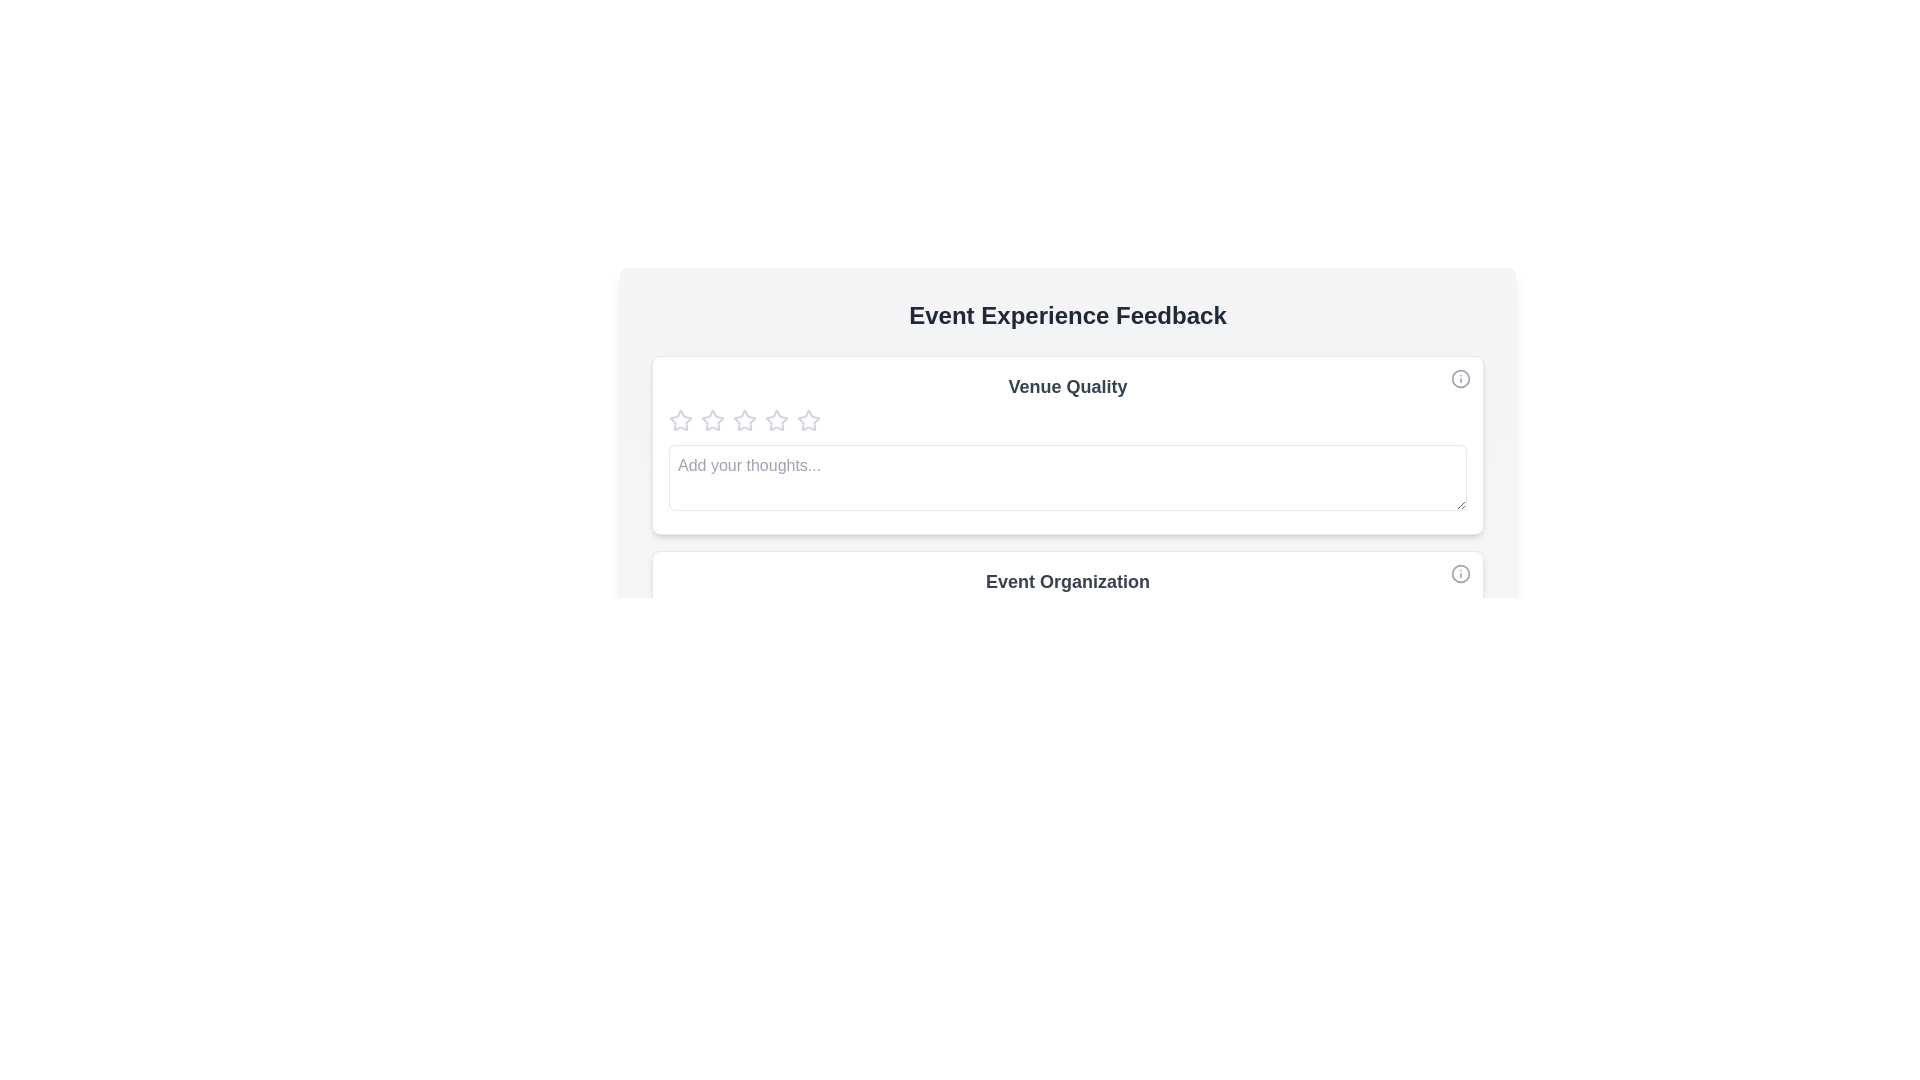 This screenshot has height=1080, width=1920. What do you see at coordinates (1460, 574) in the screenshot?
I see `the informational icon located in the top-right corner of the 'Event Organization' section` at bounding box center [1460, 574].